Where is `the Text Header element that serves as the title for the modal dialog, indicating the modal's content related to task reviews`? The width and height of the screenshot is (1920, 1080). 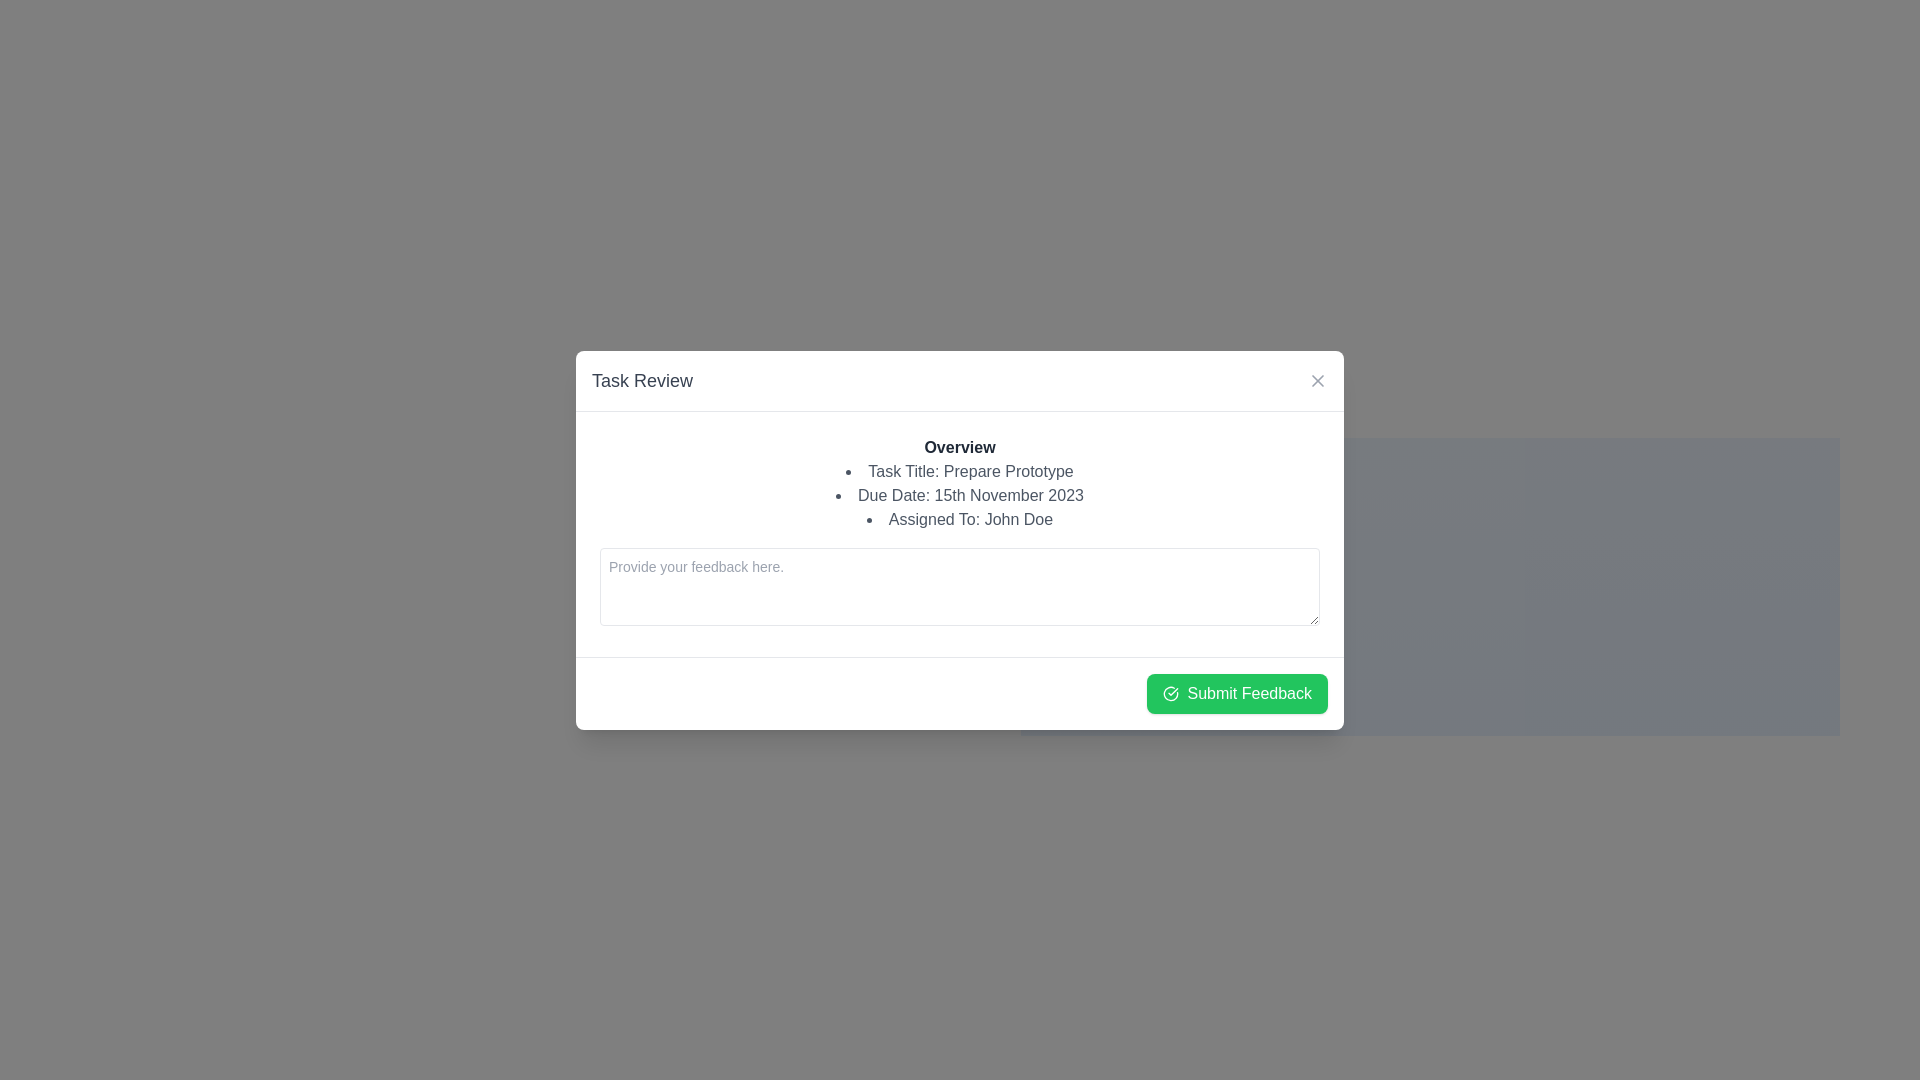
the Text Header element that serves as the title for the modal dialog, indicating the modal's content related to task reviews is located at coordinates (642, 380).